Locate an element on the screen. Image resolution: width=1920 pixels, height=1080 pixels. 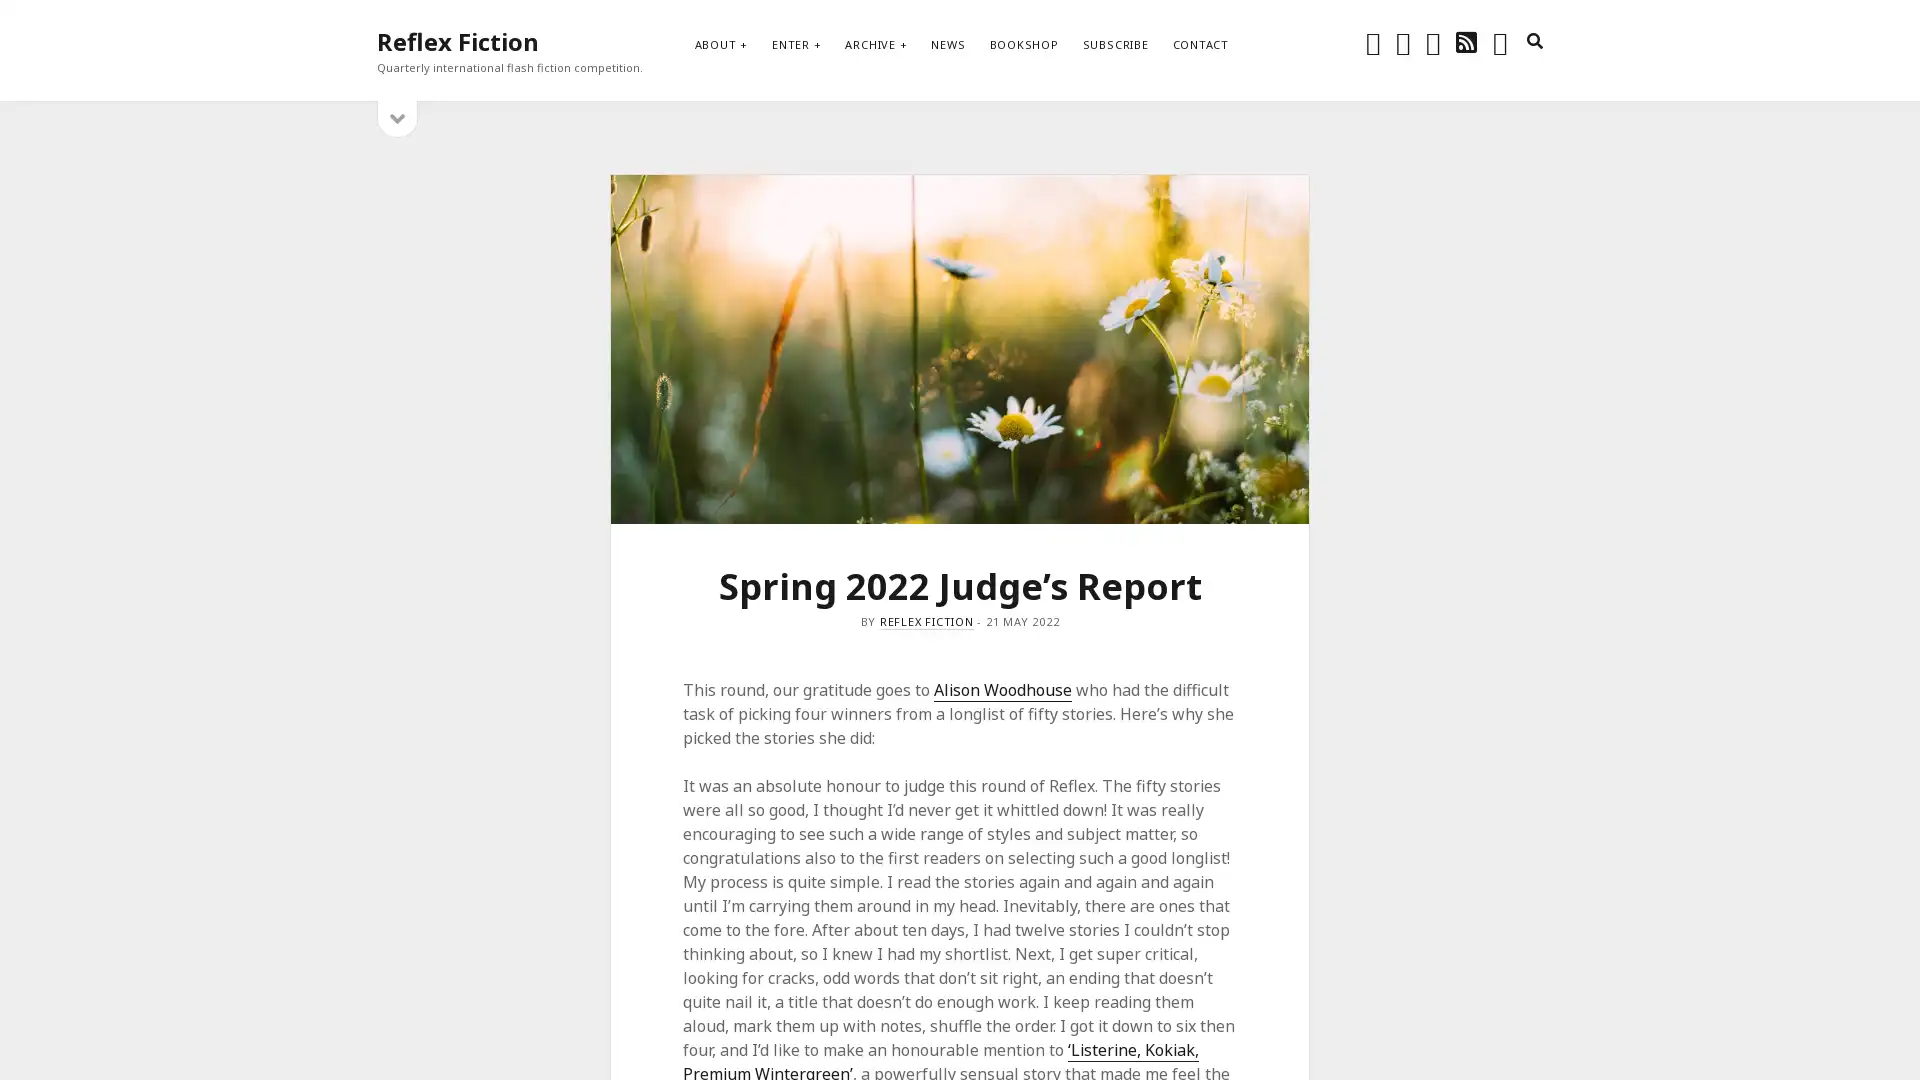
search is located at coordinates (1534, 42).